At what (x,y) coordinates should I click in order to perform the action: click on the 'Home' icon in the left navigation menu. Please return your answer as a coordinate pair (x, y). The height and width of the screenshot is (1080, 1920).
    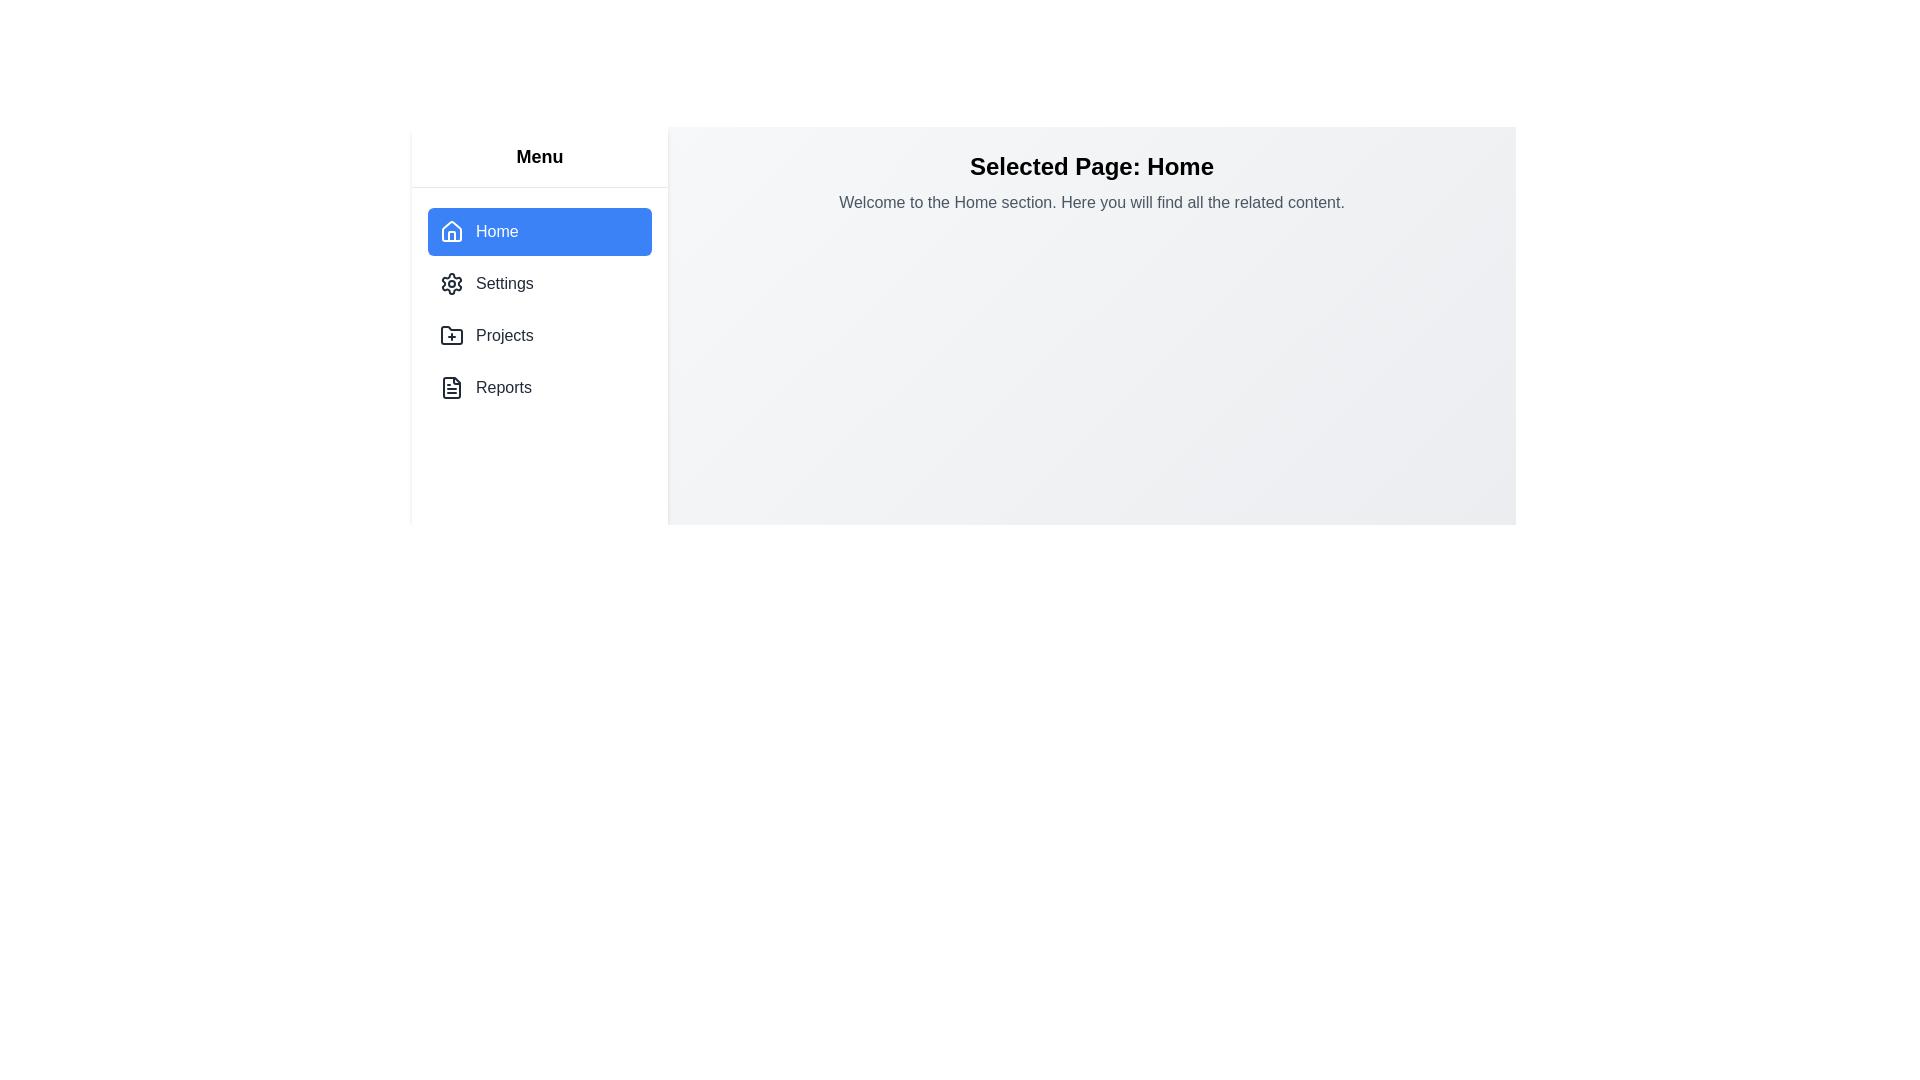
    Looking at the image, I should click on (450, 230).